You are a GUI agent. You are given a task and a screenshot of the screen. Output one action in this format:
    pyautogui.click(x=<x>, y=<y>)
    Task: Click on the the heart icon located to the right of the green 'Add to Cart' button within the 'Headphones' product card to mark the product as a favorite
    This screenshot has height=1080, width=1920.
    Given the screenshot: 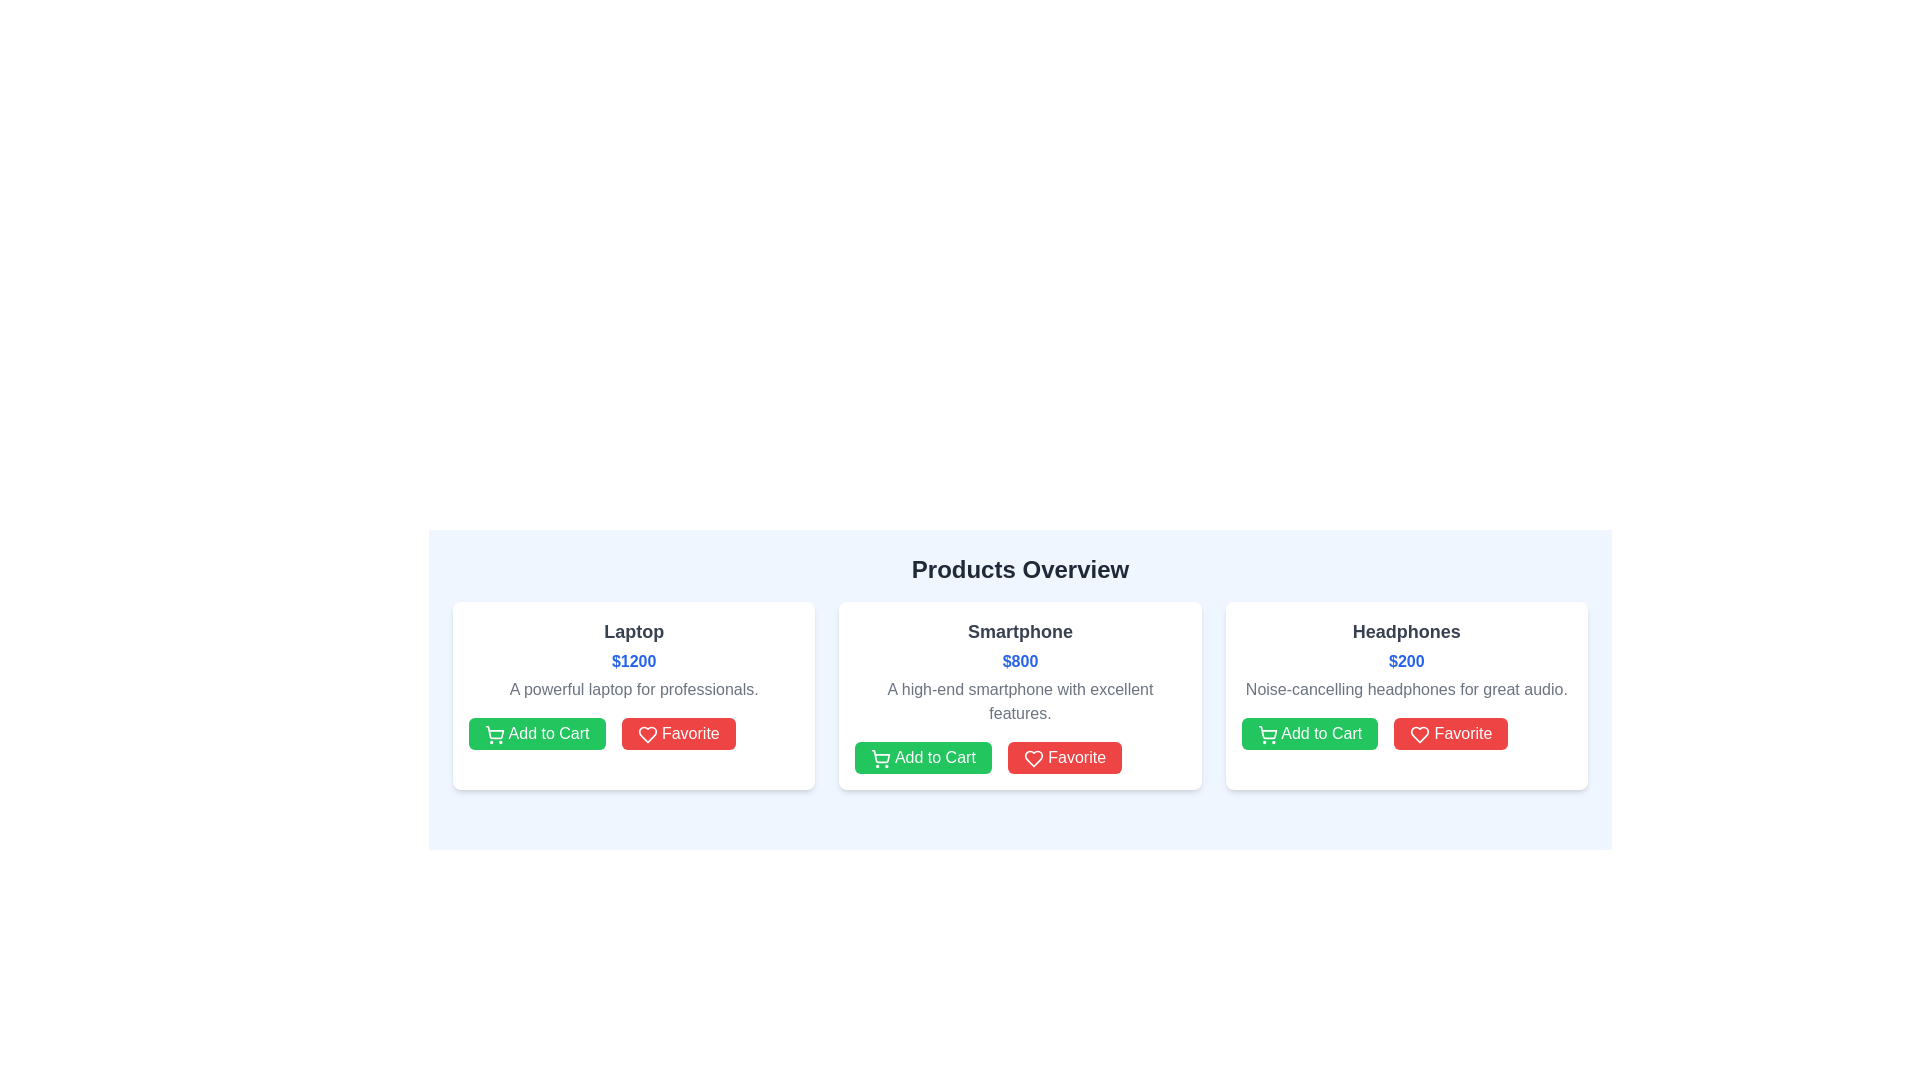 What is the action you would take?
    pyautogui.click(x=1419, y=734)
    